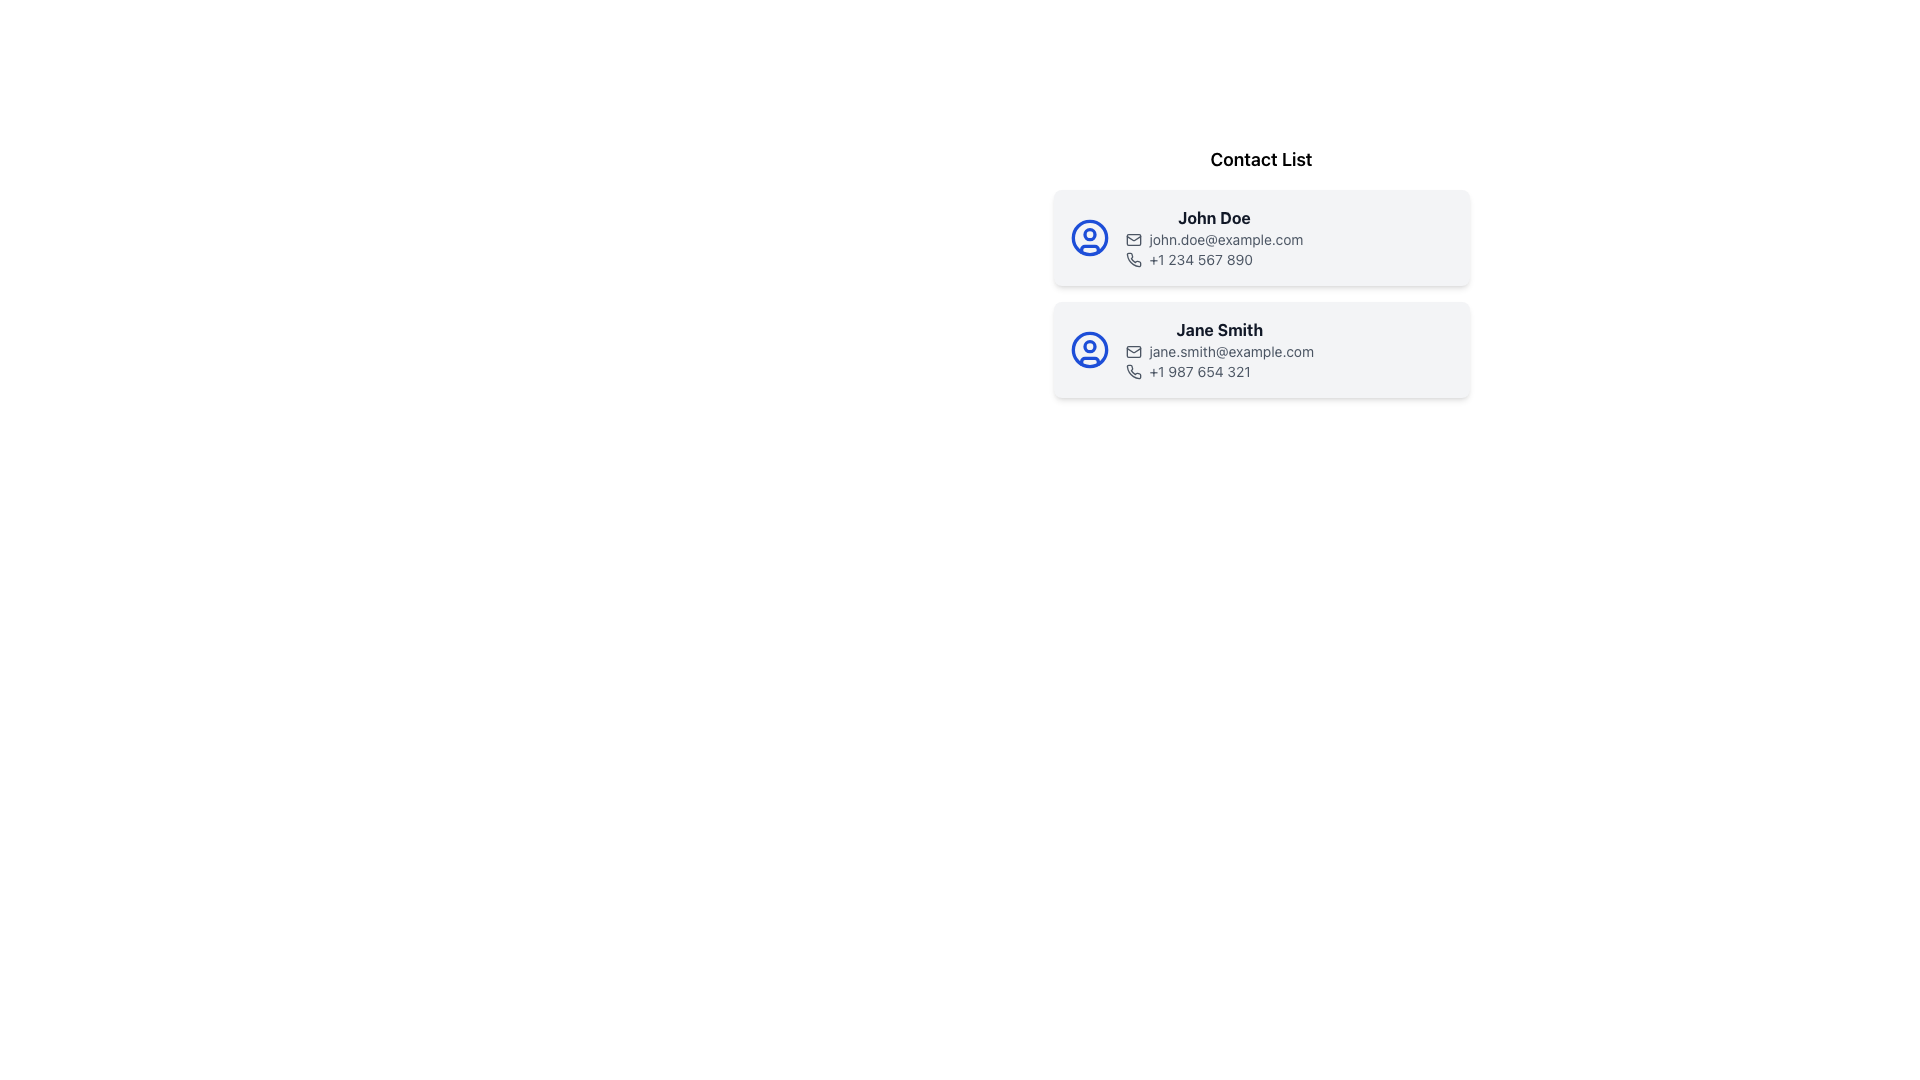  What do you see at coordinates (1218, 329) in the screenshot?
I see `text displayed in the first line of the second contact card within the contact list, which serves as the display name for the contact` at bounding box center [1218, 329].